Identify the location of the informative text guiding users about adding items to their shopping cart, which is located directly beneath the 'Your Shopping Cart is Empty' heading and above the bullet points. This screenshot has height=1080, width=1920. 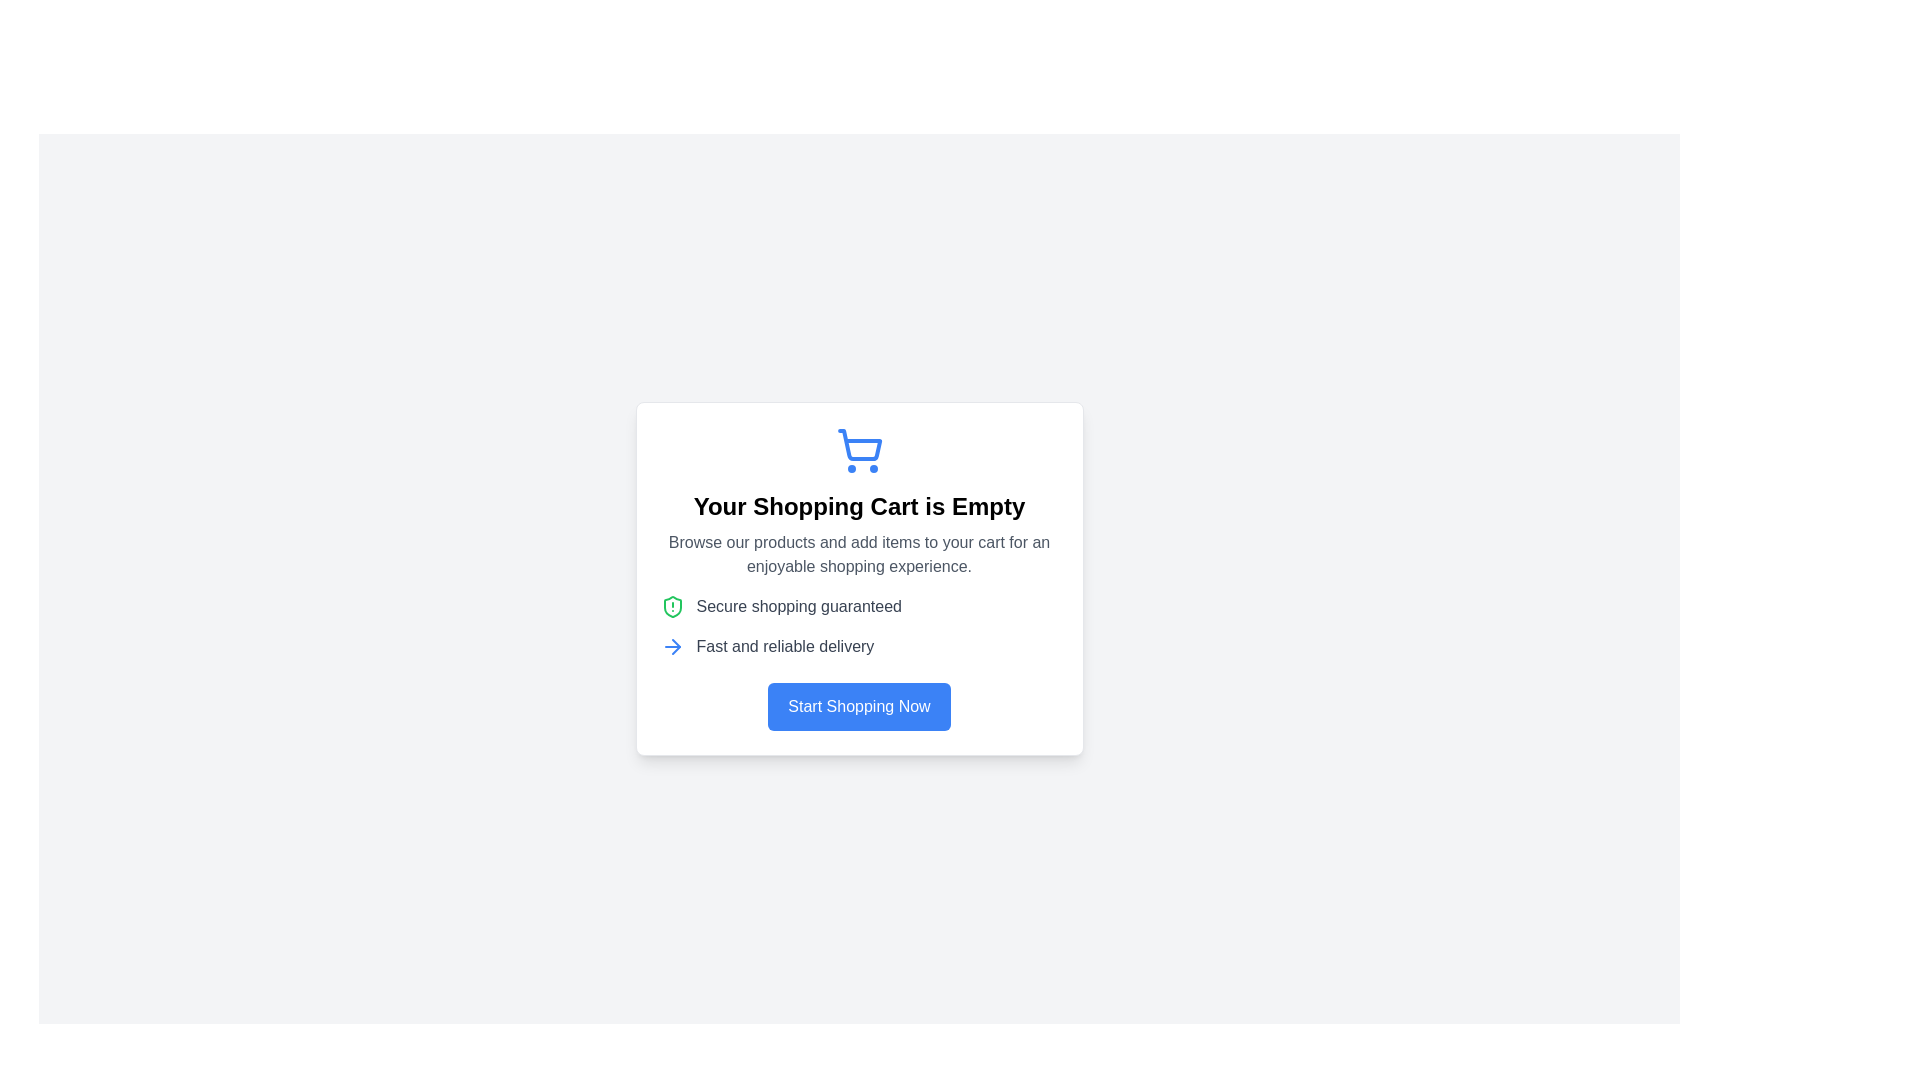
(859, 555).